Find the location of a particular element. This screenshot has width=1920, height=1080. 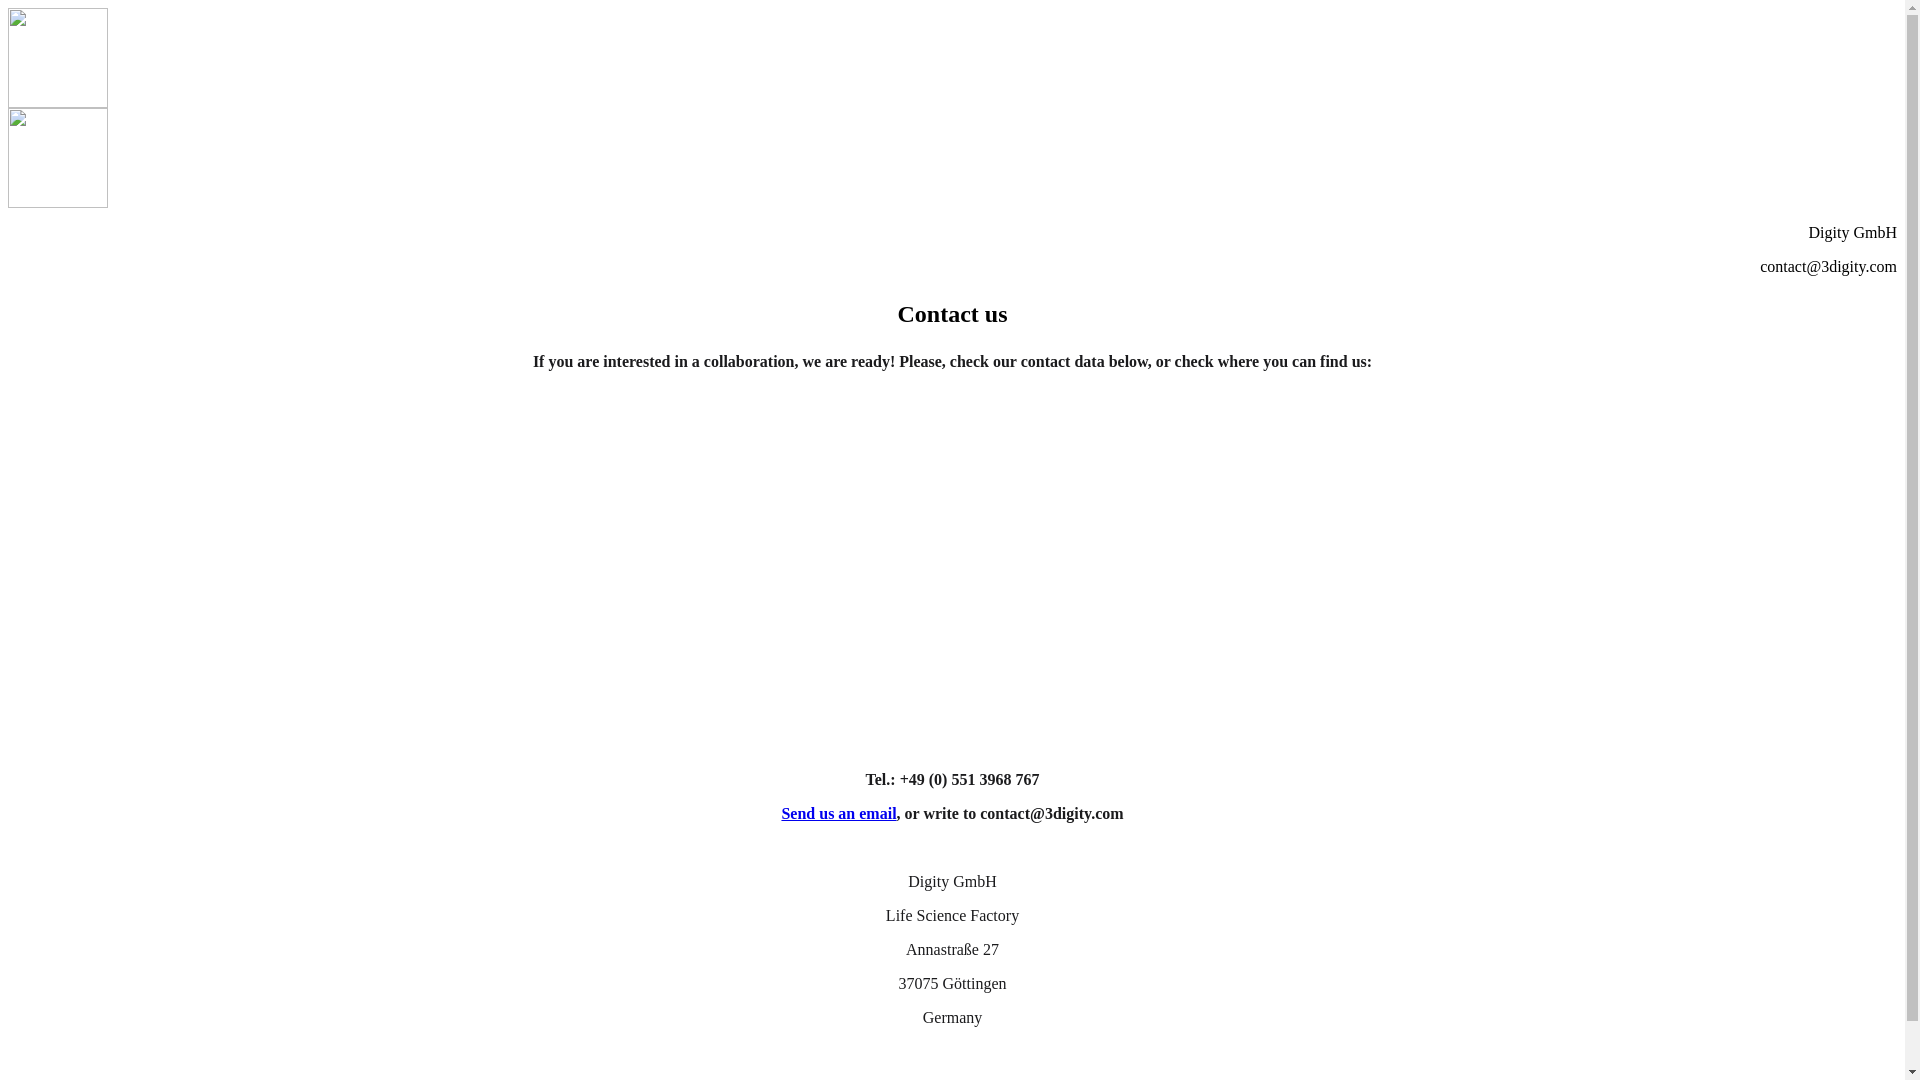

'Send us an email' is located at coordinates (838, 813).